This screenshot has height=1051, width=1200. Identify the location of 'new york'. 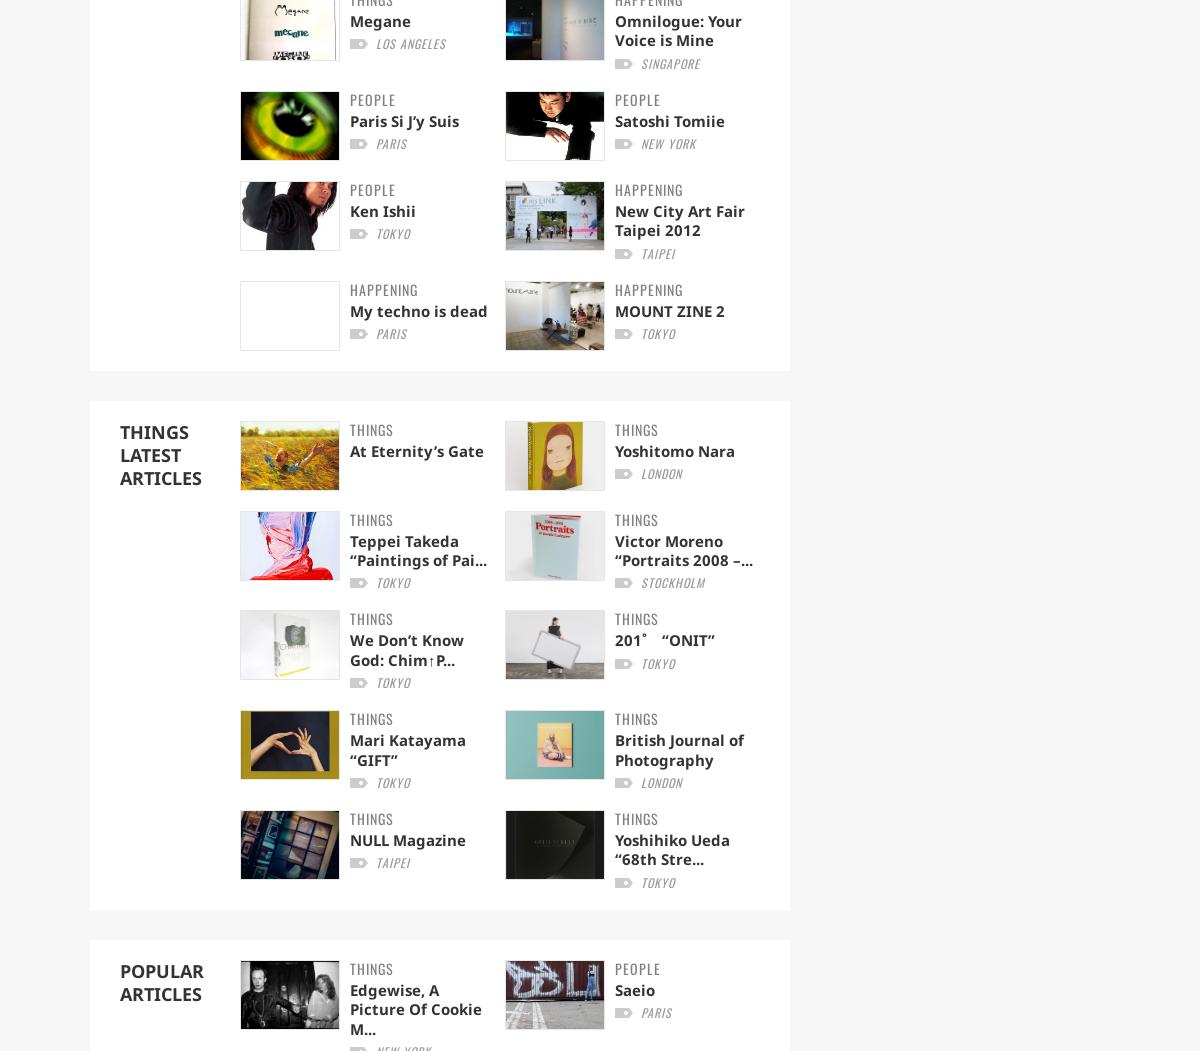
(668, 142).